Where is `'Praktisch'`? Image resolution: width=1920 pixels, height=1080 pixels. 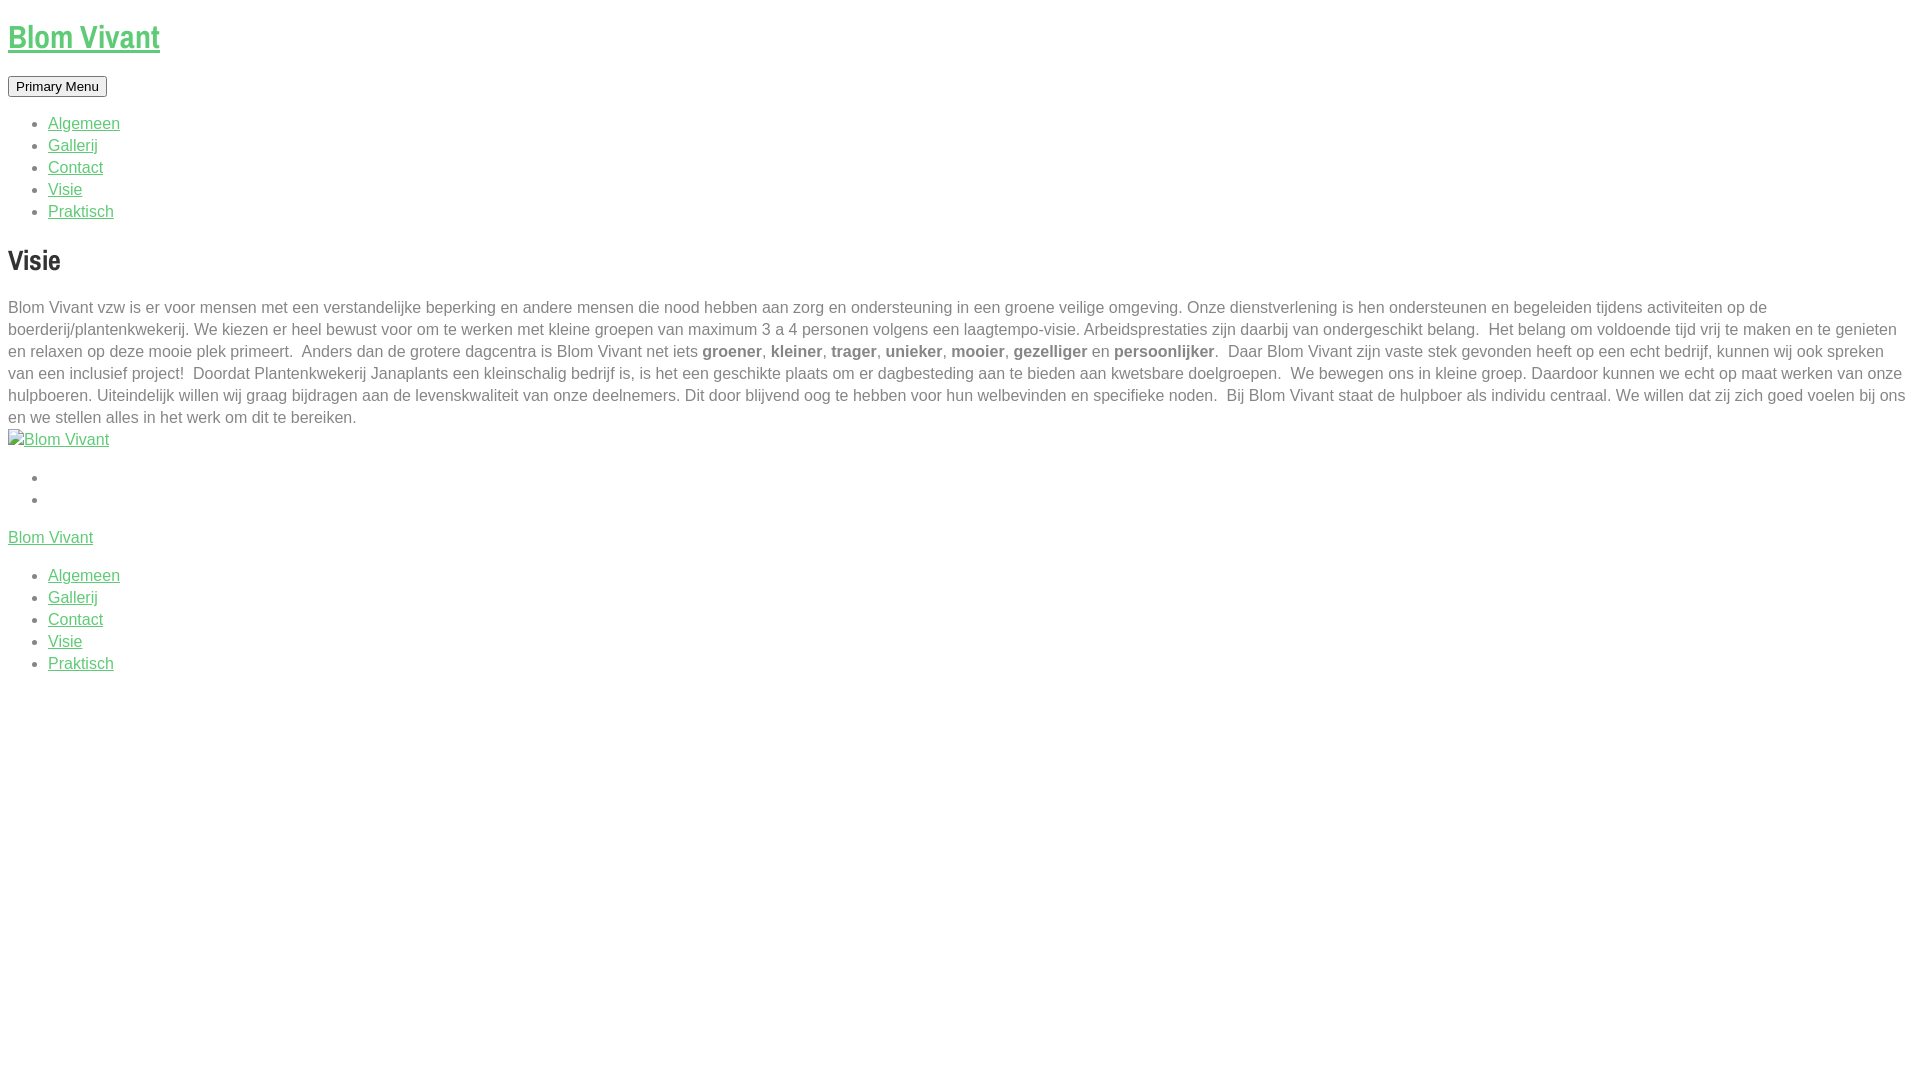
'Praktisch' is located at coordinates (80, 211).